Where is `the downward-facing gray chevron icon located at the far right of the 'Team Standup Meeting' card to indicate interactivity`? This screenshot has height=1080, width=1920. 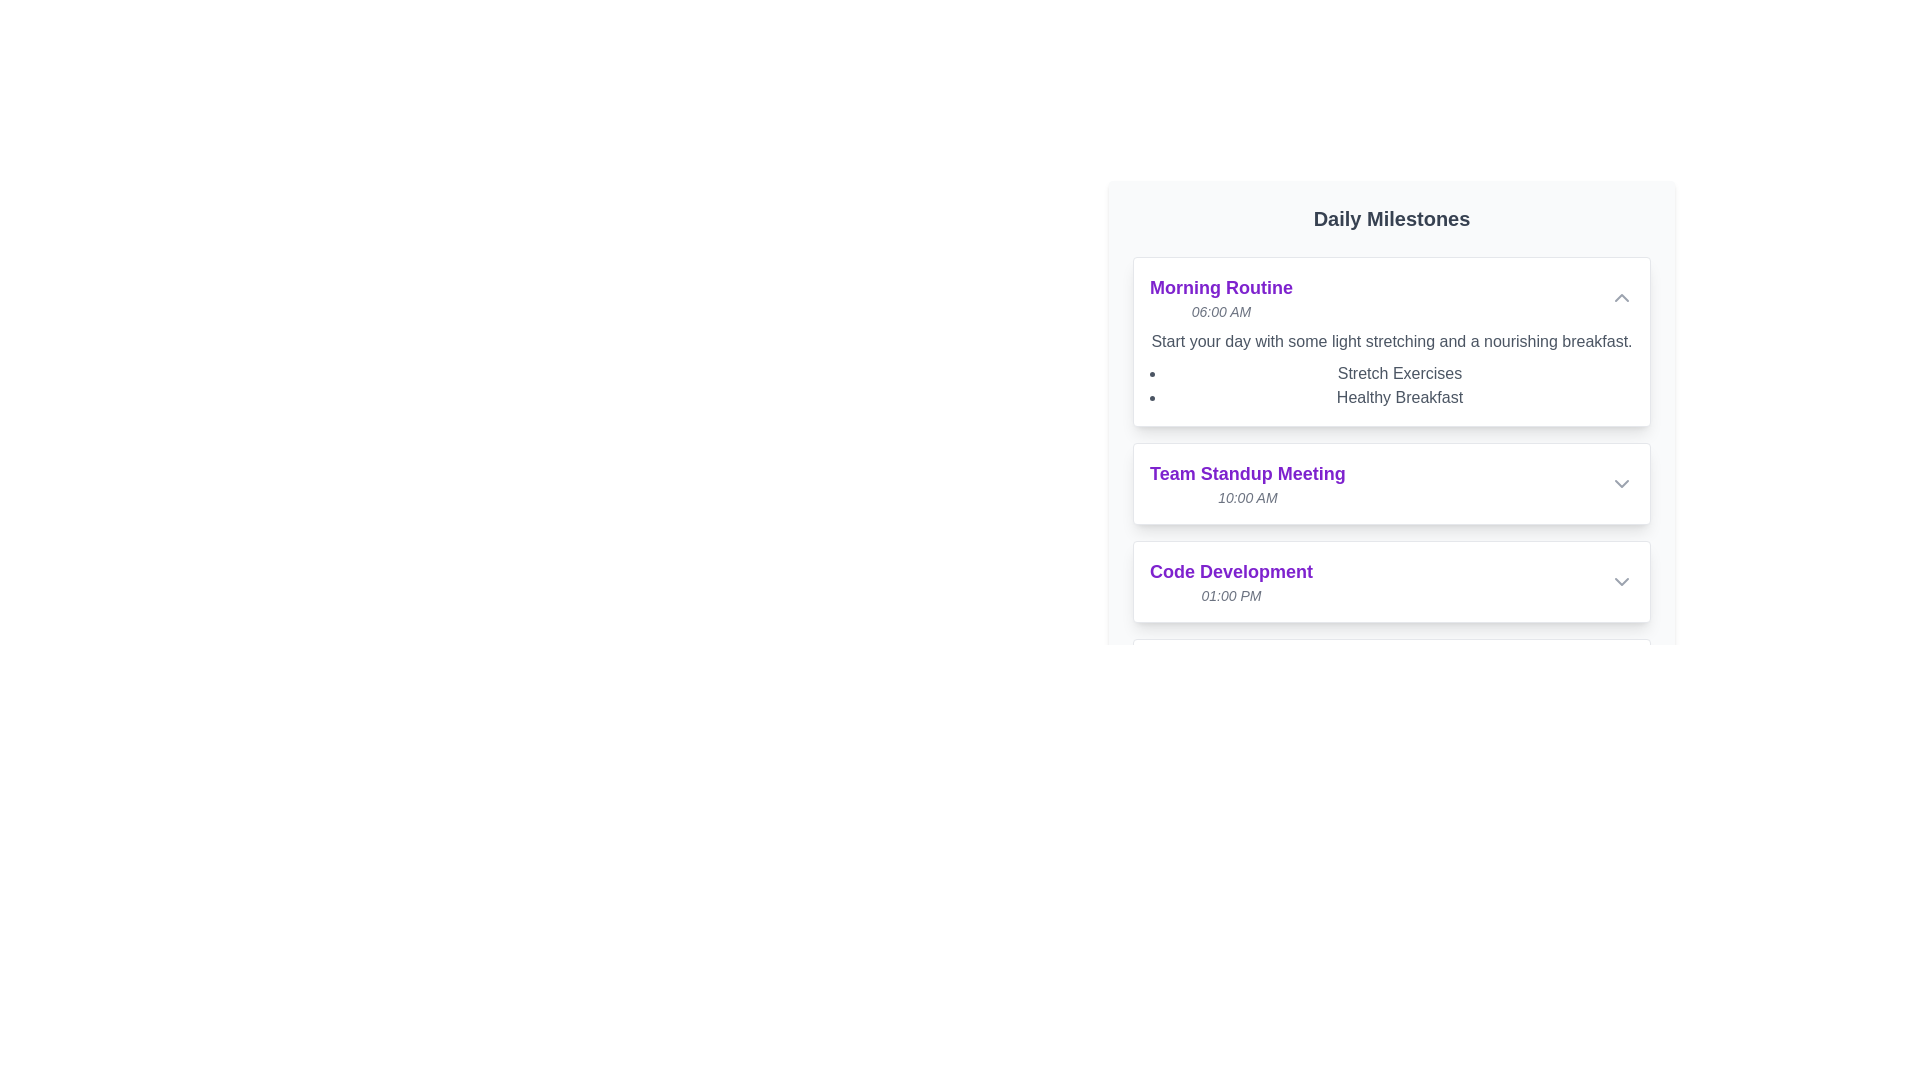 the downward-facing gray chevron icon located at the far right of the 'Team Standup Meeting' card to indicate interactivity is located at coordinates (1622, 483).